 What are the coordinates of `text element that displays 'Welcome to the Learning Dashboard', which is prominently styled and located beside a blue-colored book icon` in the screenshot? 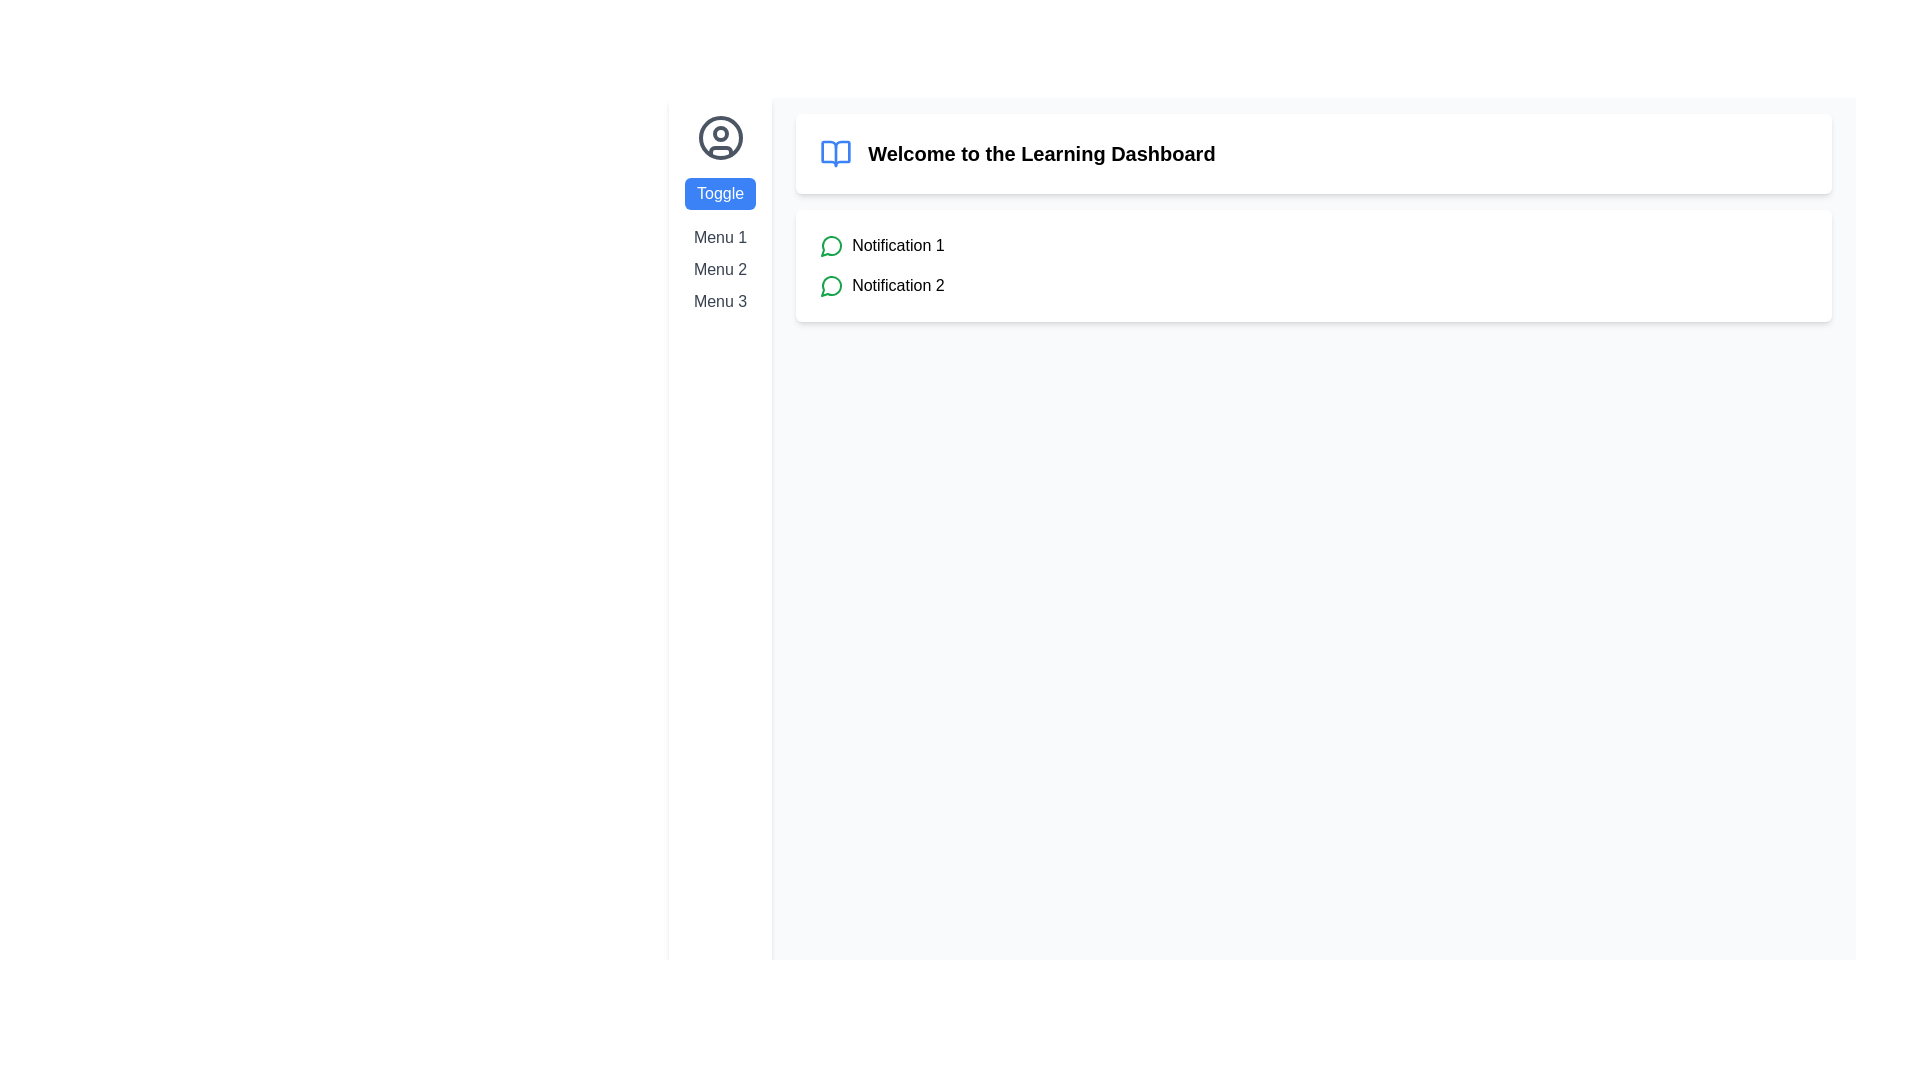 It's located at (1040, 153).